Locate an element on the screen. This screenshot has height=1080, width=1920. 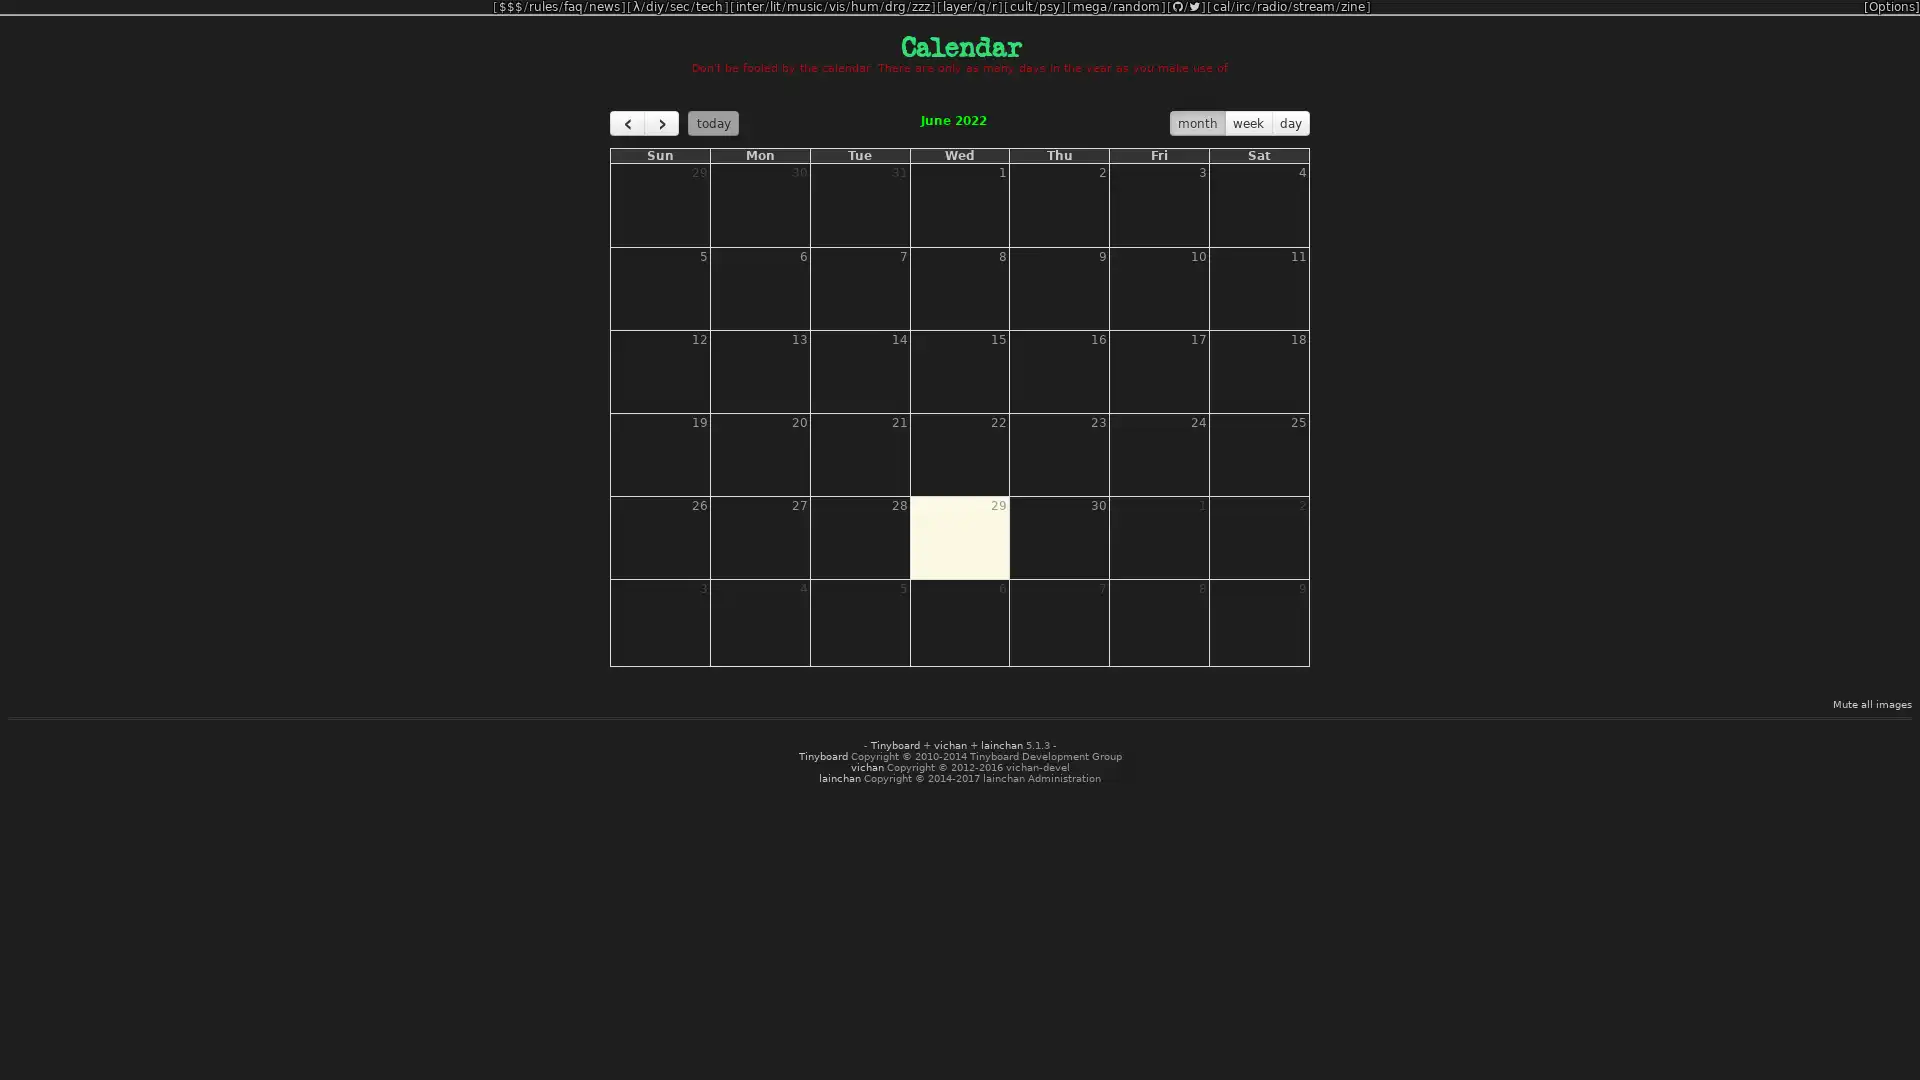
today is located at coordinates (713, 123).